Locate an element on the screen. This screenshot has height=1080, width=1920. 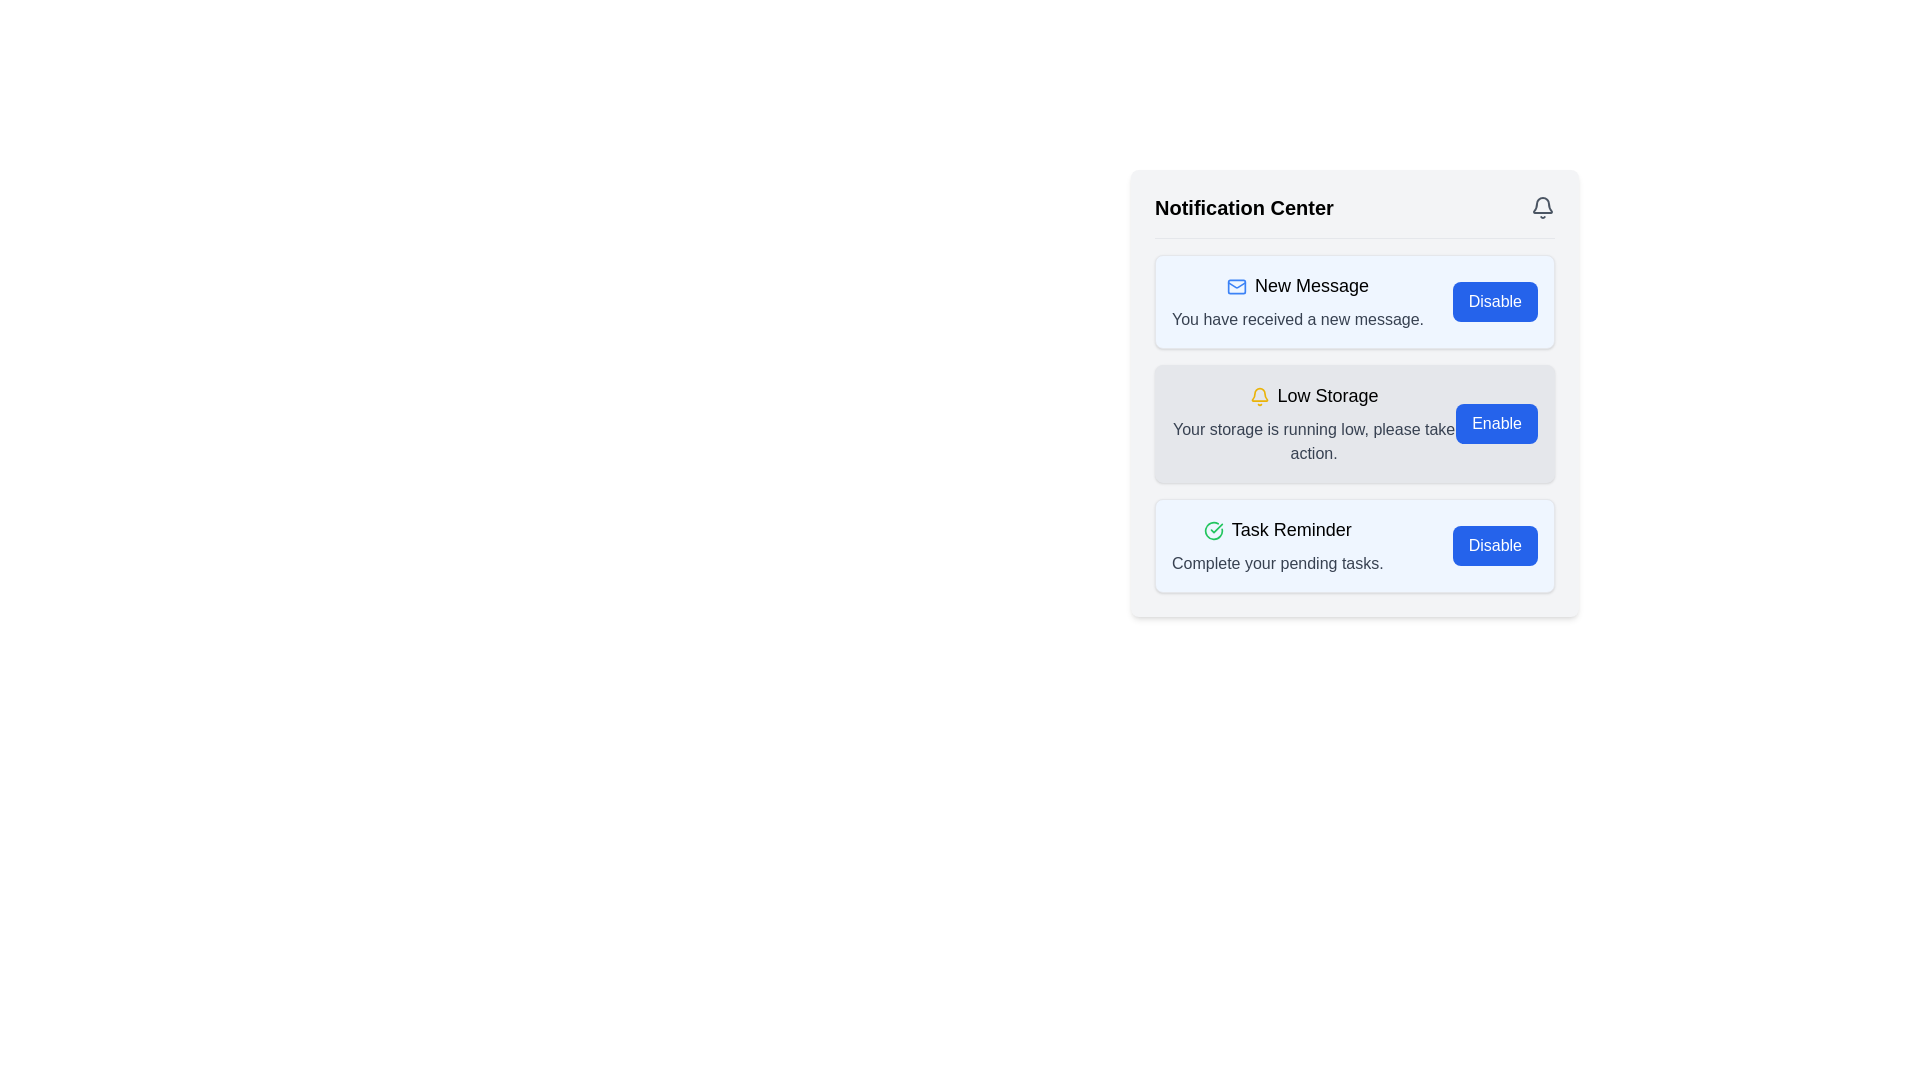
the button located in the lower-right corner of the 'Task Reminder' notification card is located at coordinates (1494, 546).